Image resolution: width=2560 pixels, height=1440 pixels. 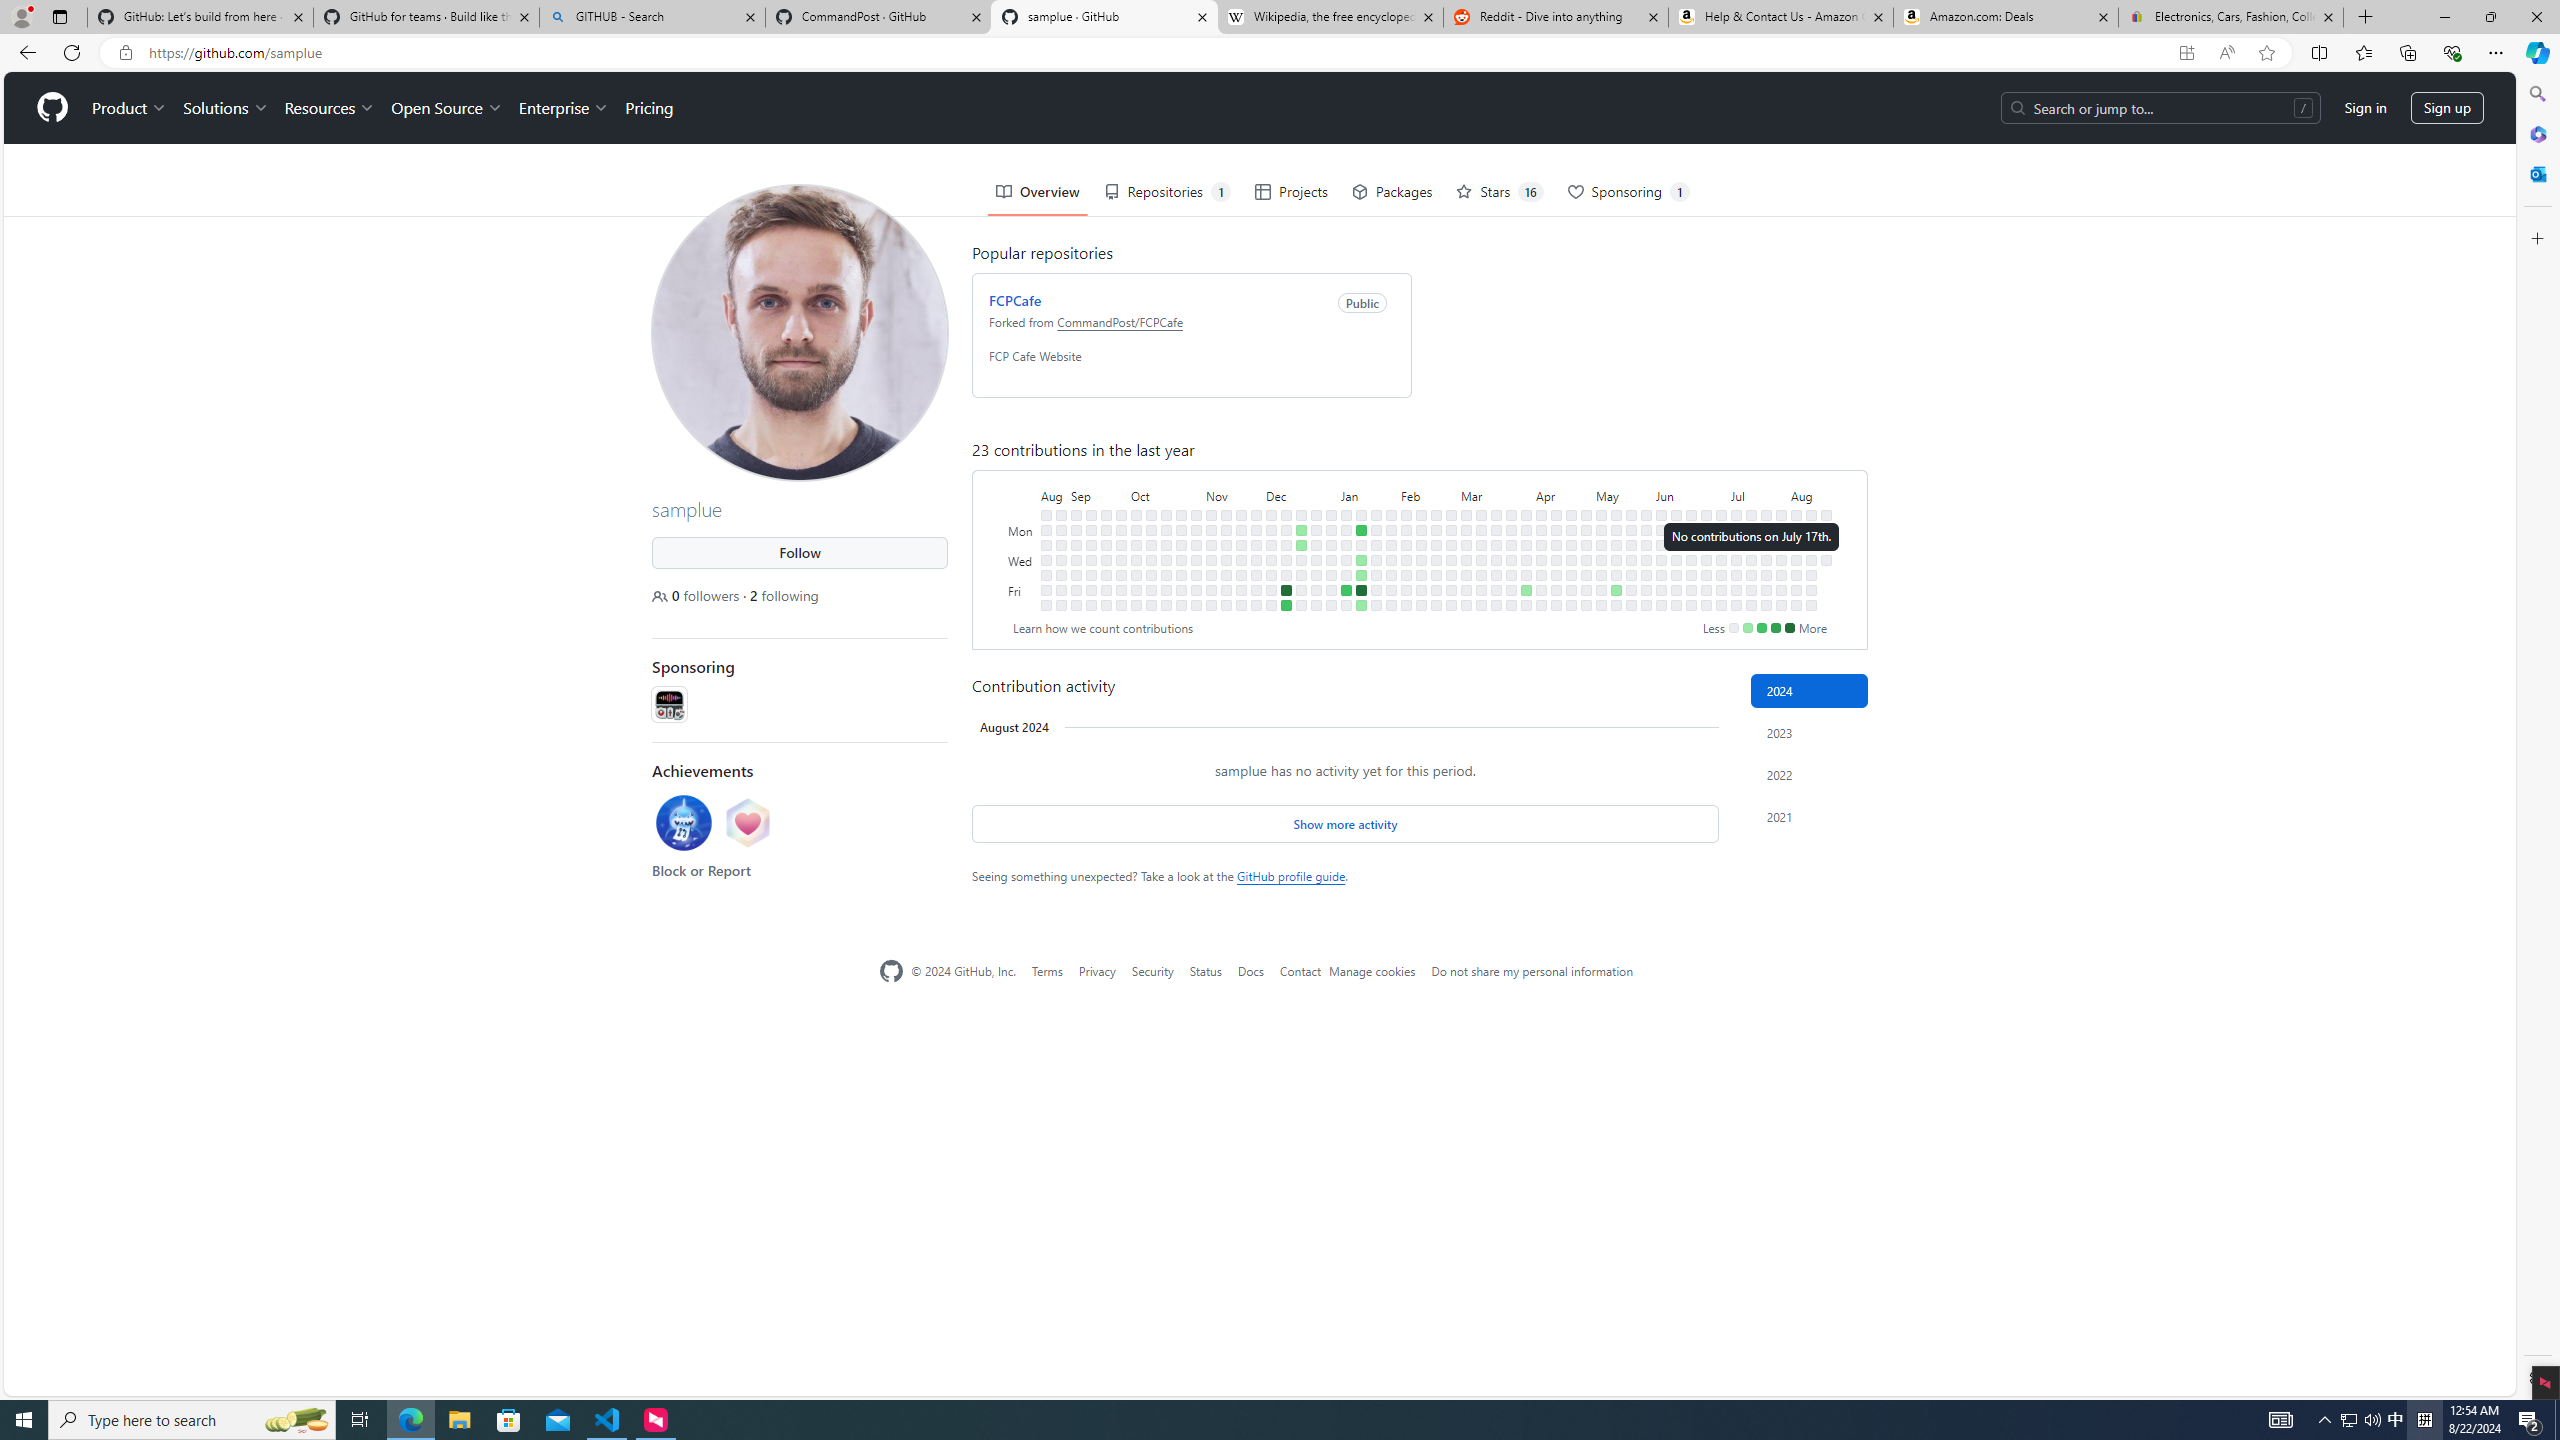 What do you see at coordinates (562, 107) in the screenshot?
I see `'Enterprise'` at bounding box center [562, 107].